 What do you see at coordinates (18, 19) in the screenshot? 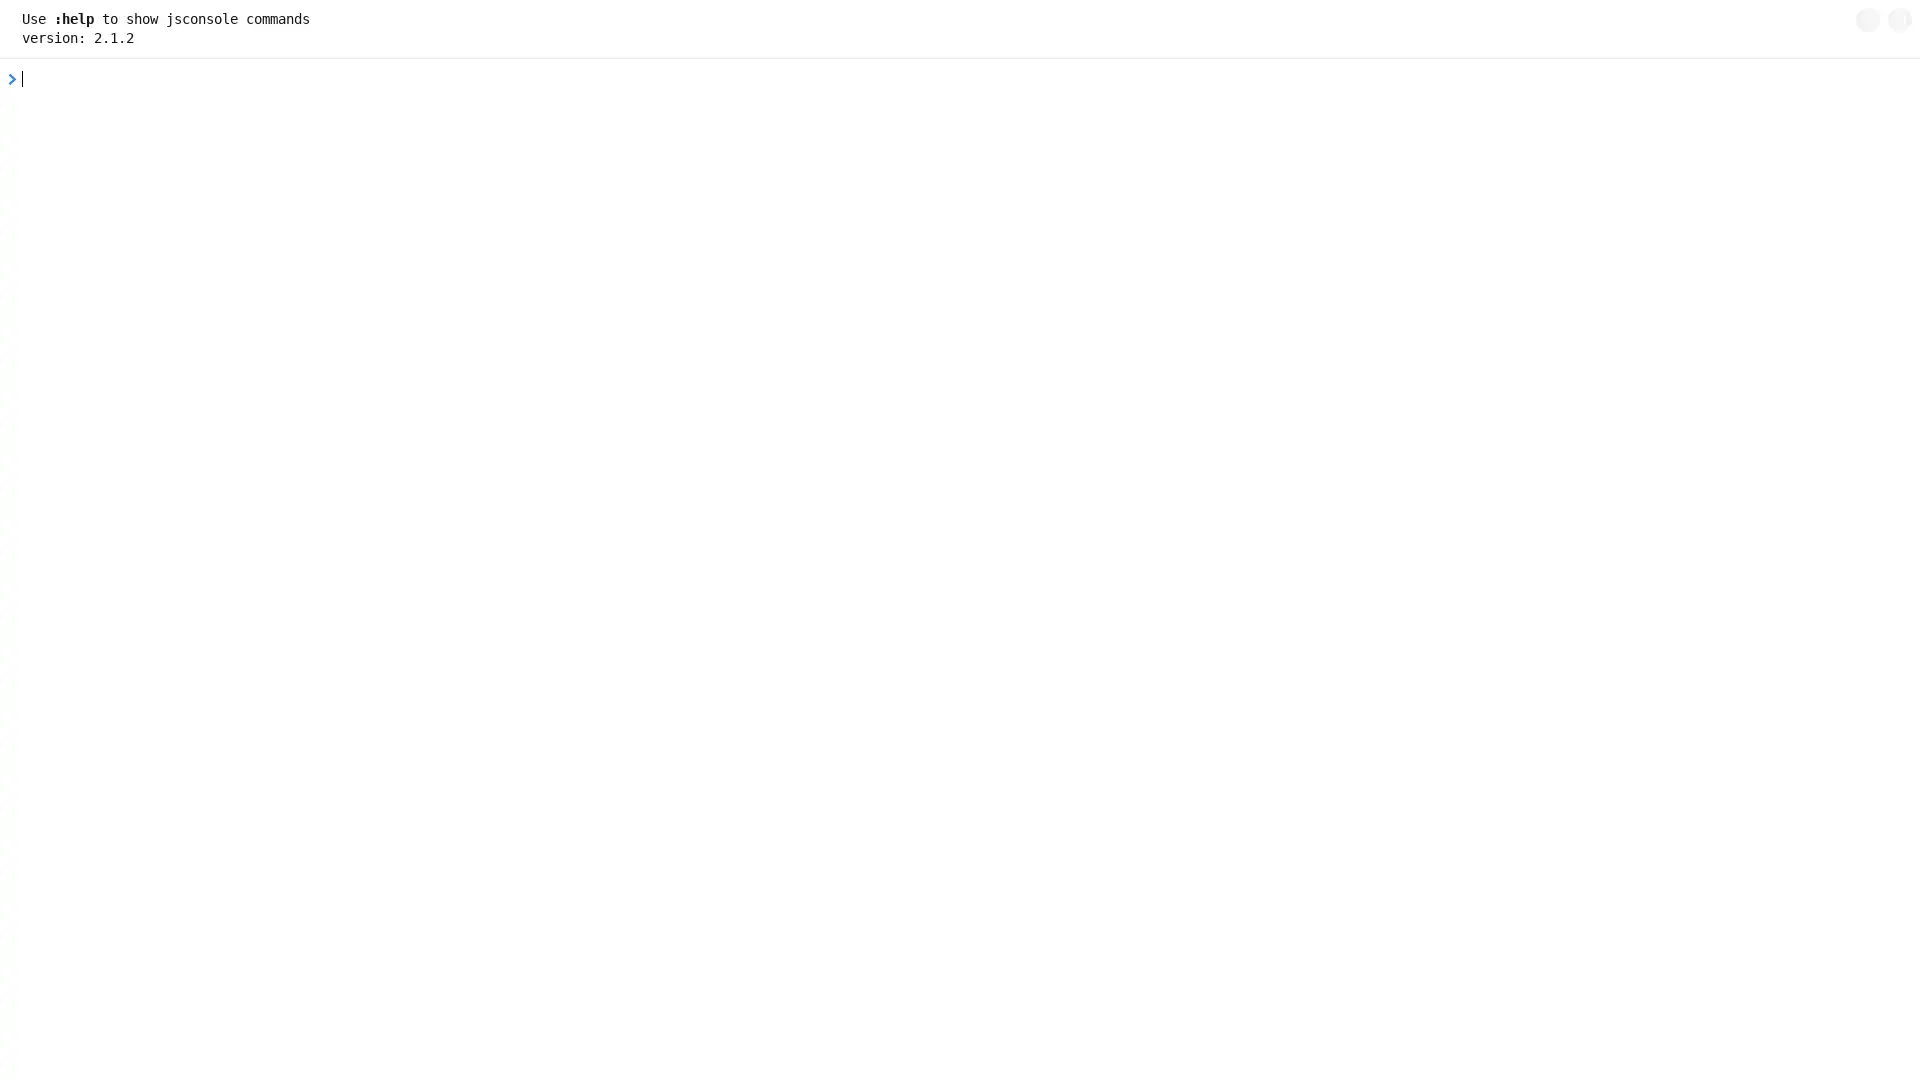
I see `+` at bounding box center [18, 19].